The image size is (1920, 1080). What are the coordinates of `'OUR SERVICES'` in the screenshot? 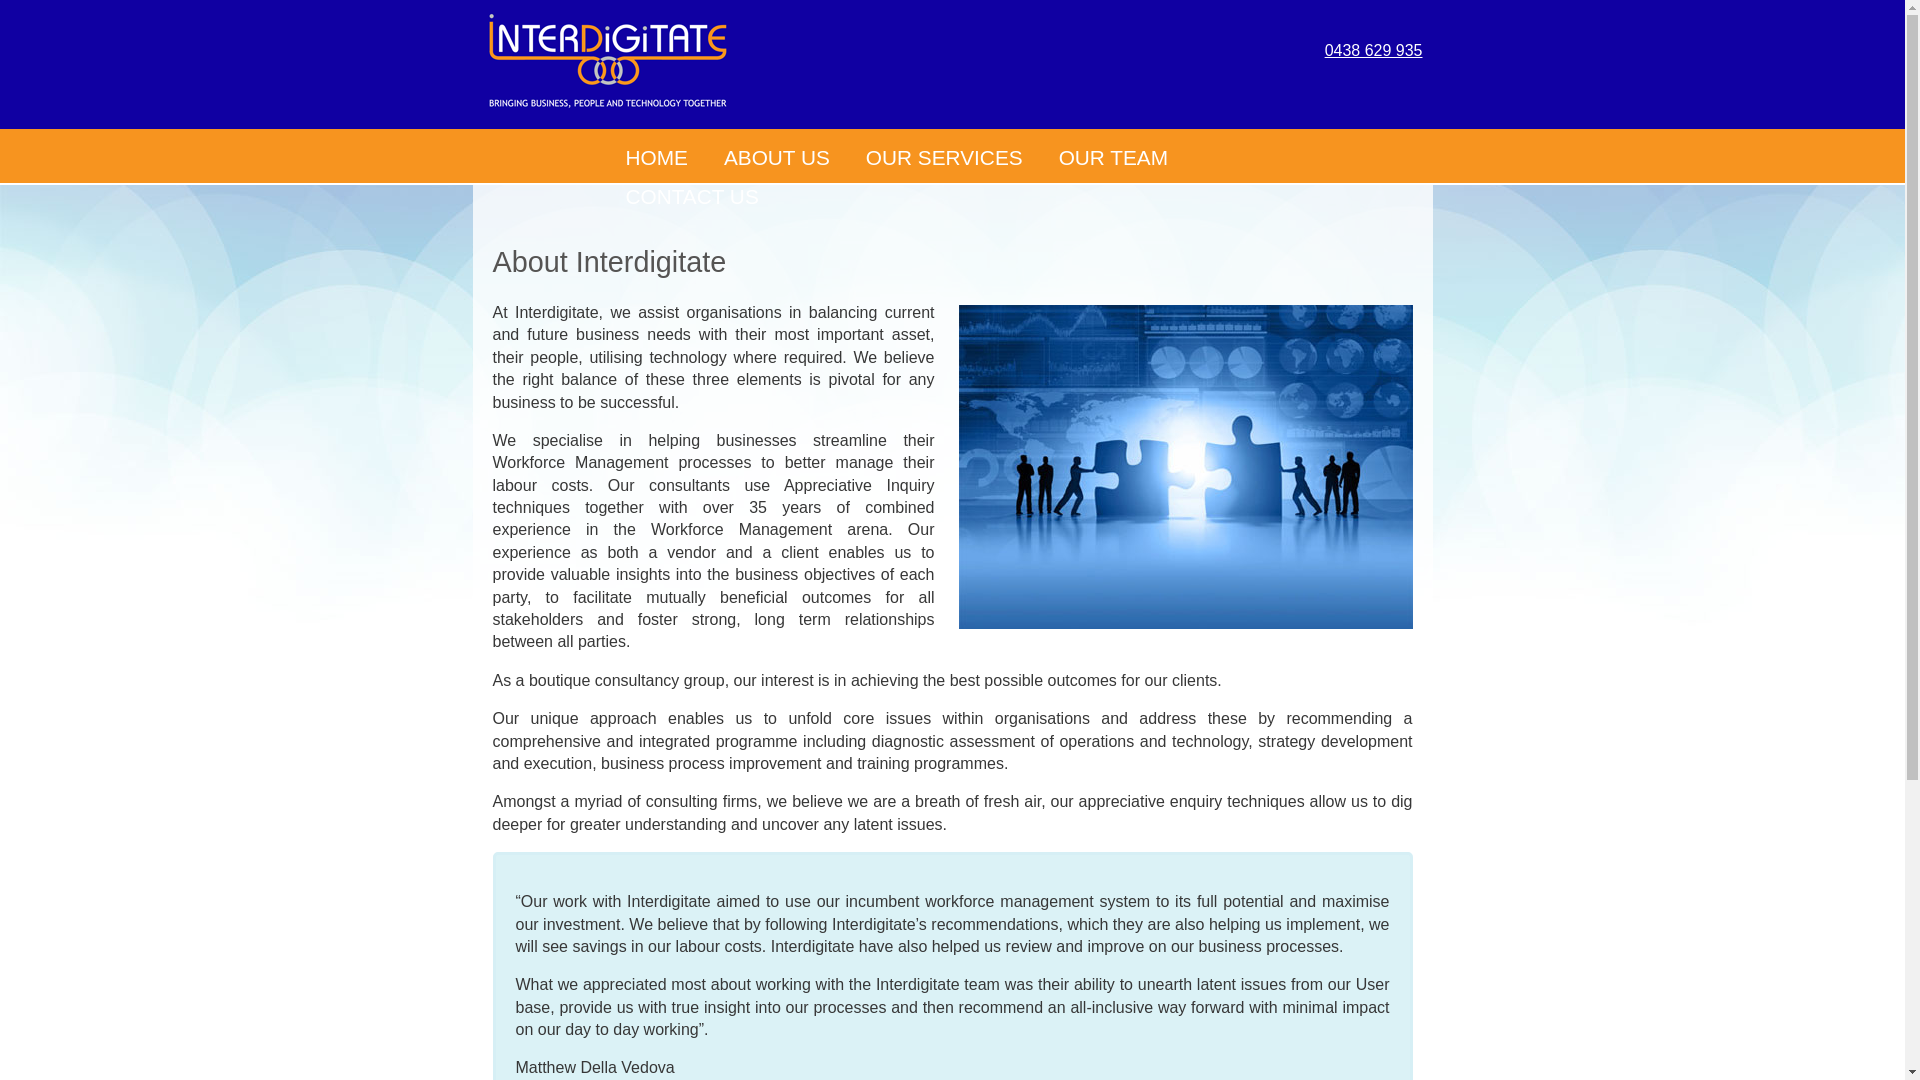 It's located at (943, 157).